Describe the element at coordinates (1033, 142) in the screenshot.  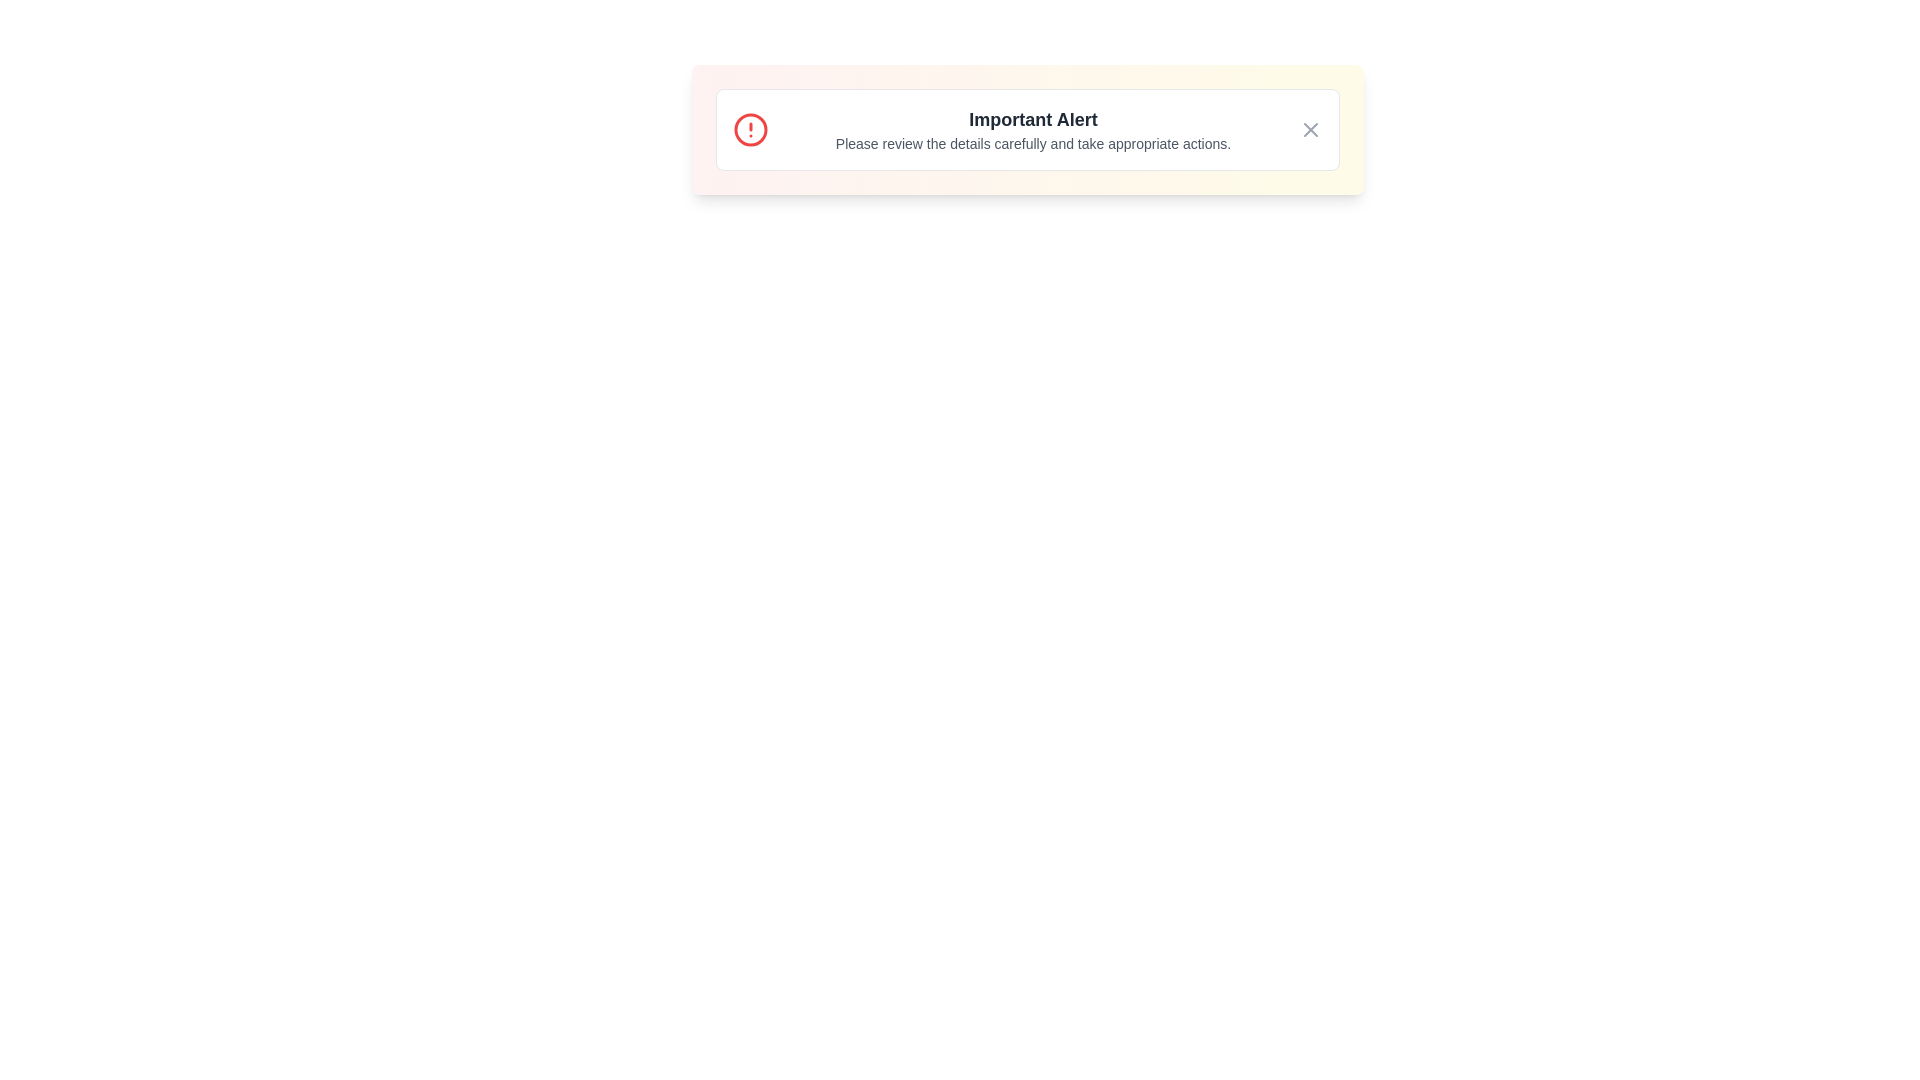
I see `the text element that reads 'Please review the details carefully and take appropriate actions.' which is styled in a smaller font size and gray color, positioned directly below the heading 'Important Alert'` at that location.